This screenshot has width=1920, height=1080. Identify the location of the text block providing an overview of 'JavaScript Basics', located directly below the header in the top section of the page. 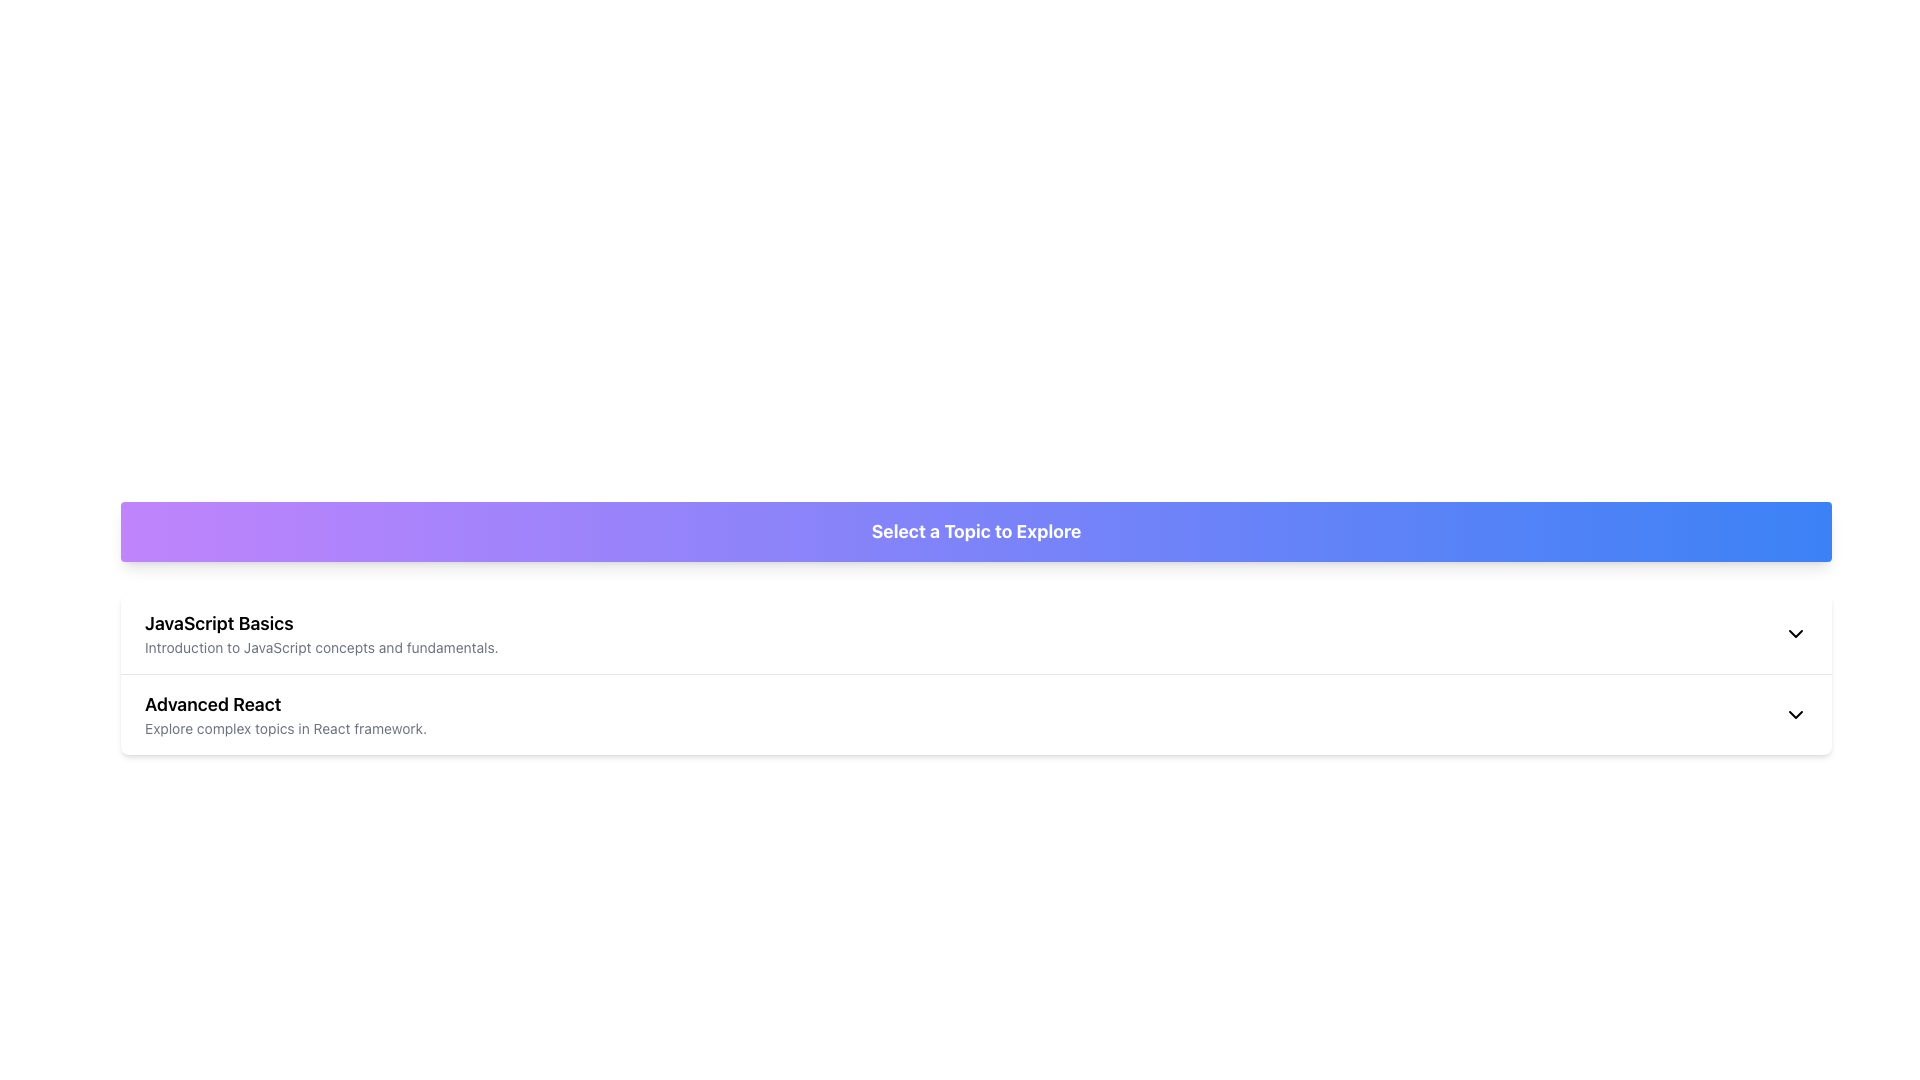
(321, 648).